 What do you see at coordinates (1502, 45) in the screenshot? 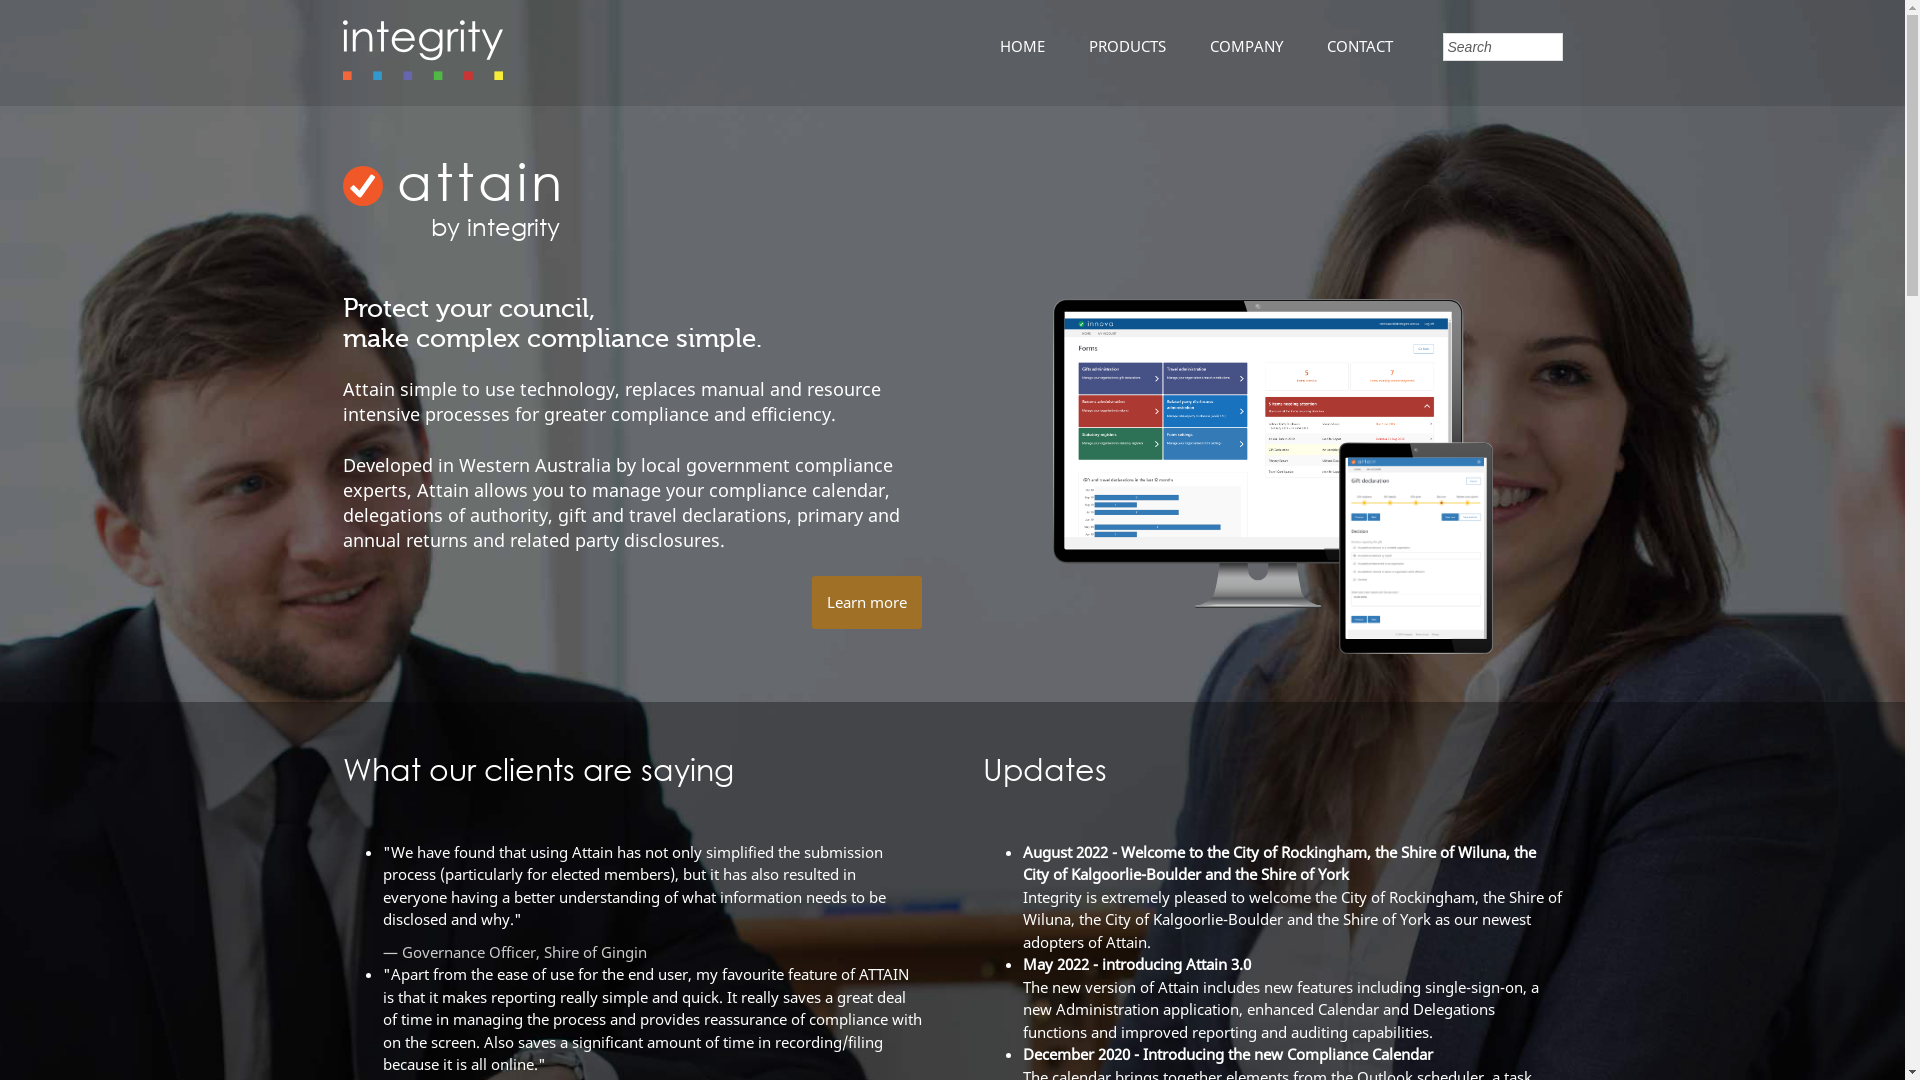
I see `'Search this site'` at bounding box center [1502, 45].